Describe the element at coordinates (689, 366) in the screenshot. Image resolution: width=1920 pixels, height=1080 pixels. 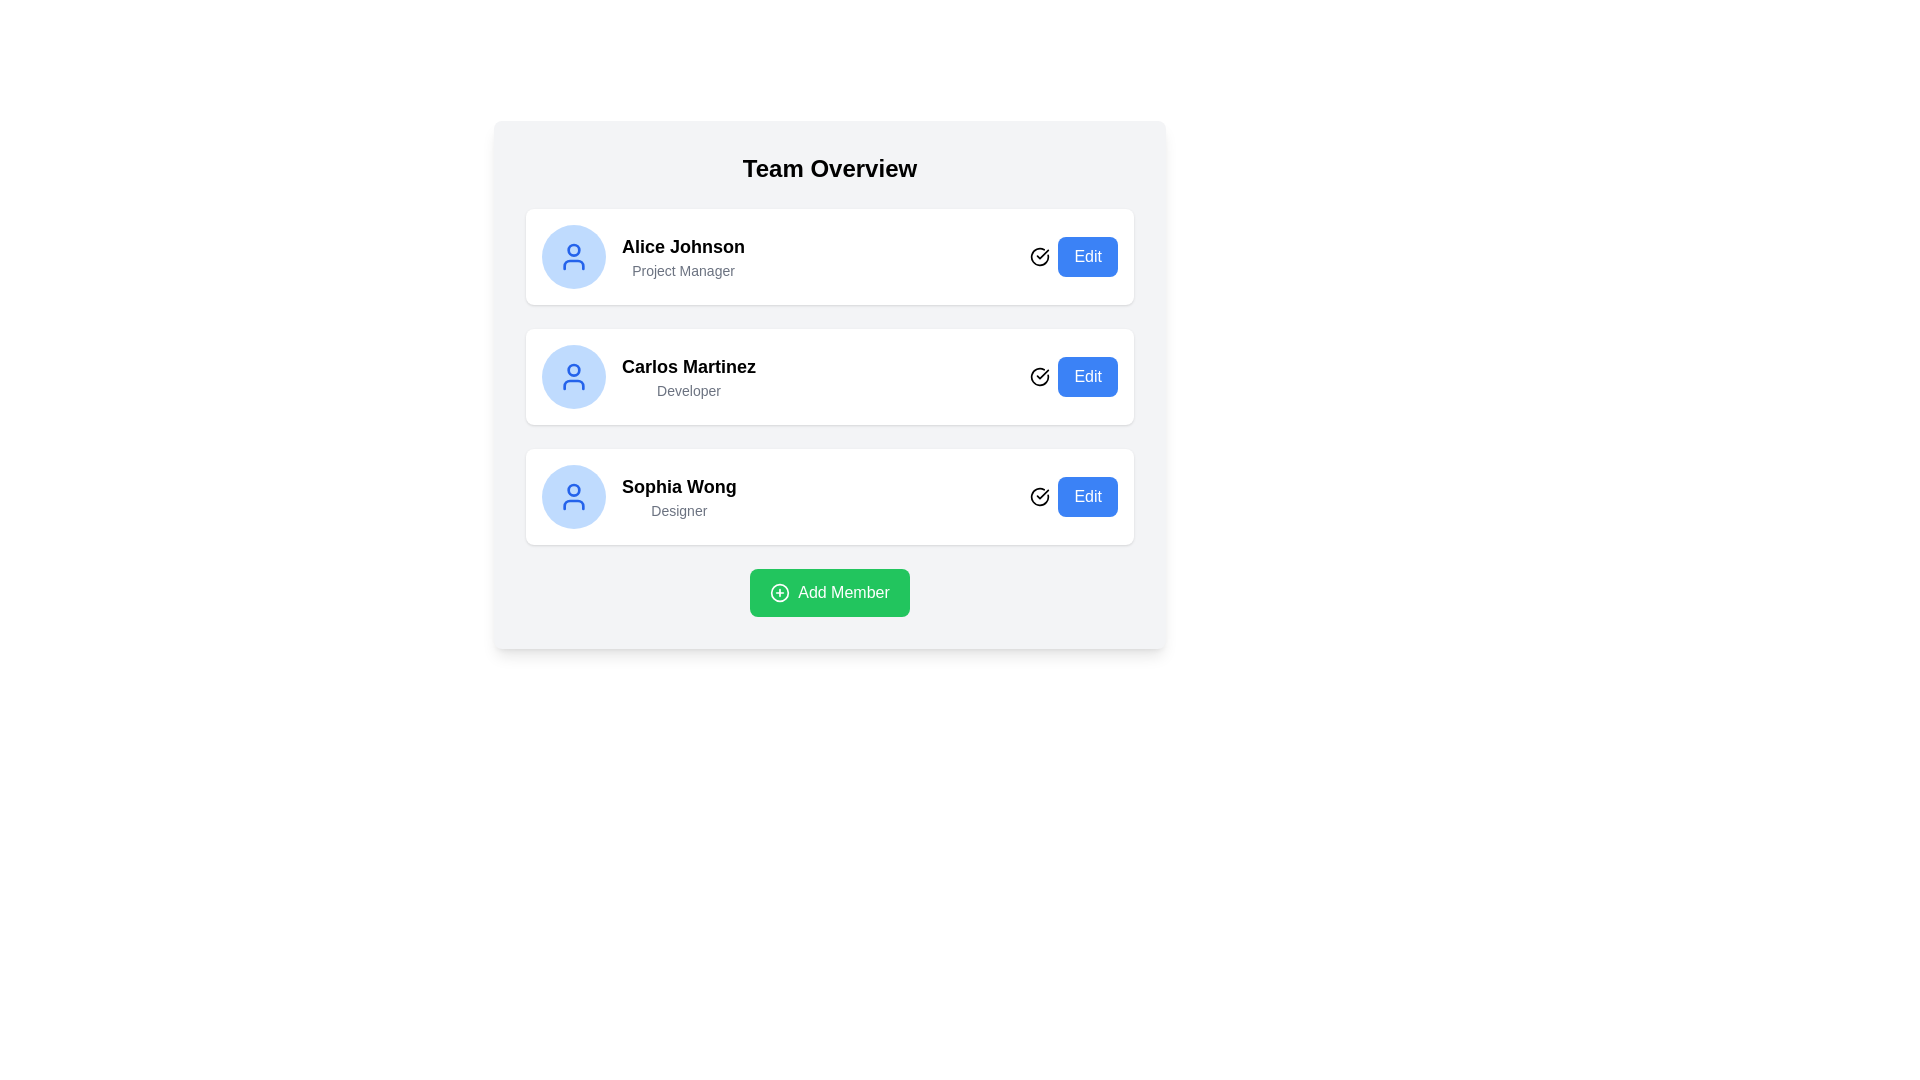
I see `the text label 'Carlos Martinez' which is styled with a bold font and is part of the second profile card in the list, positioned above the subtitle 'Developer'` at that location.